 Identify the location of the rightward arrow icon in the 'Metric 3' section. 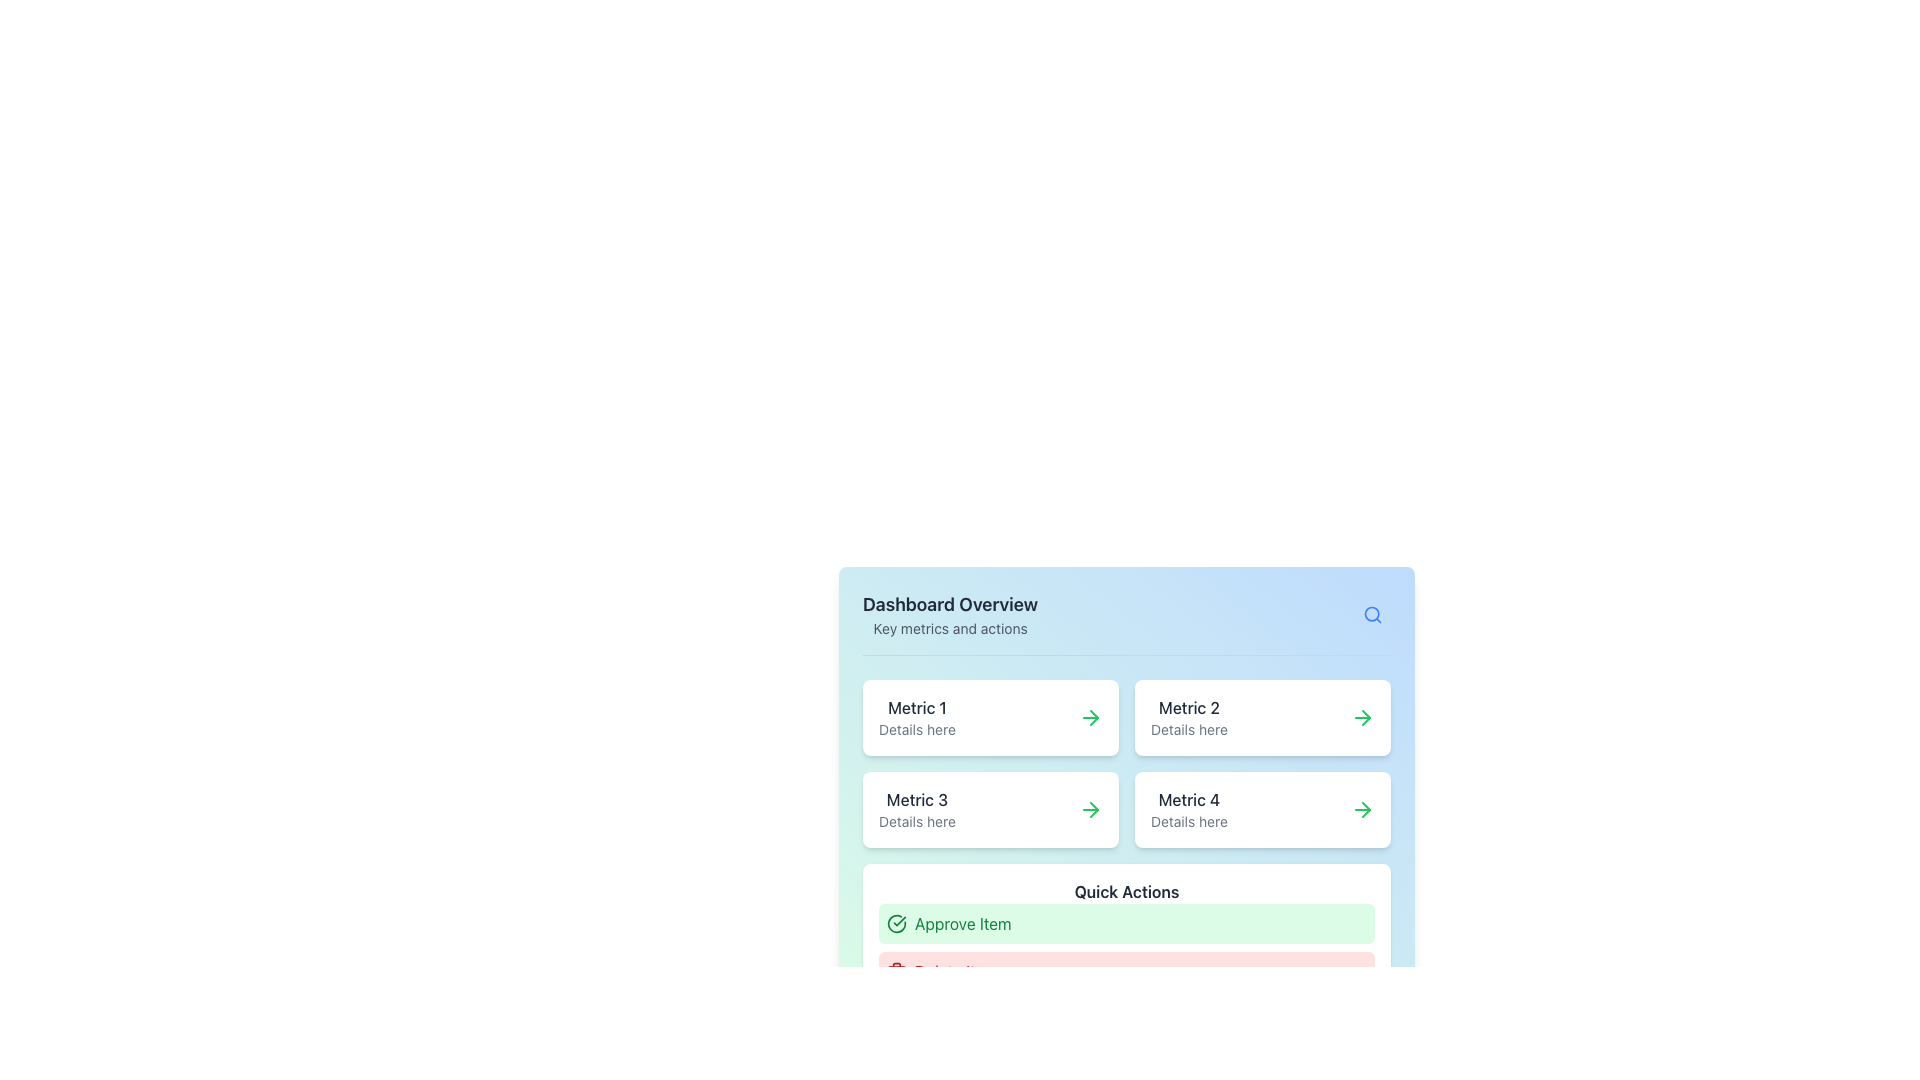
(1093, 810).